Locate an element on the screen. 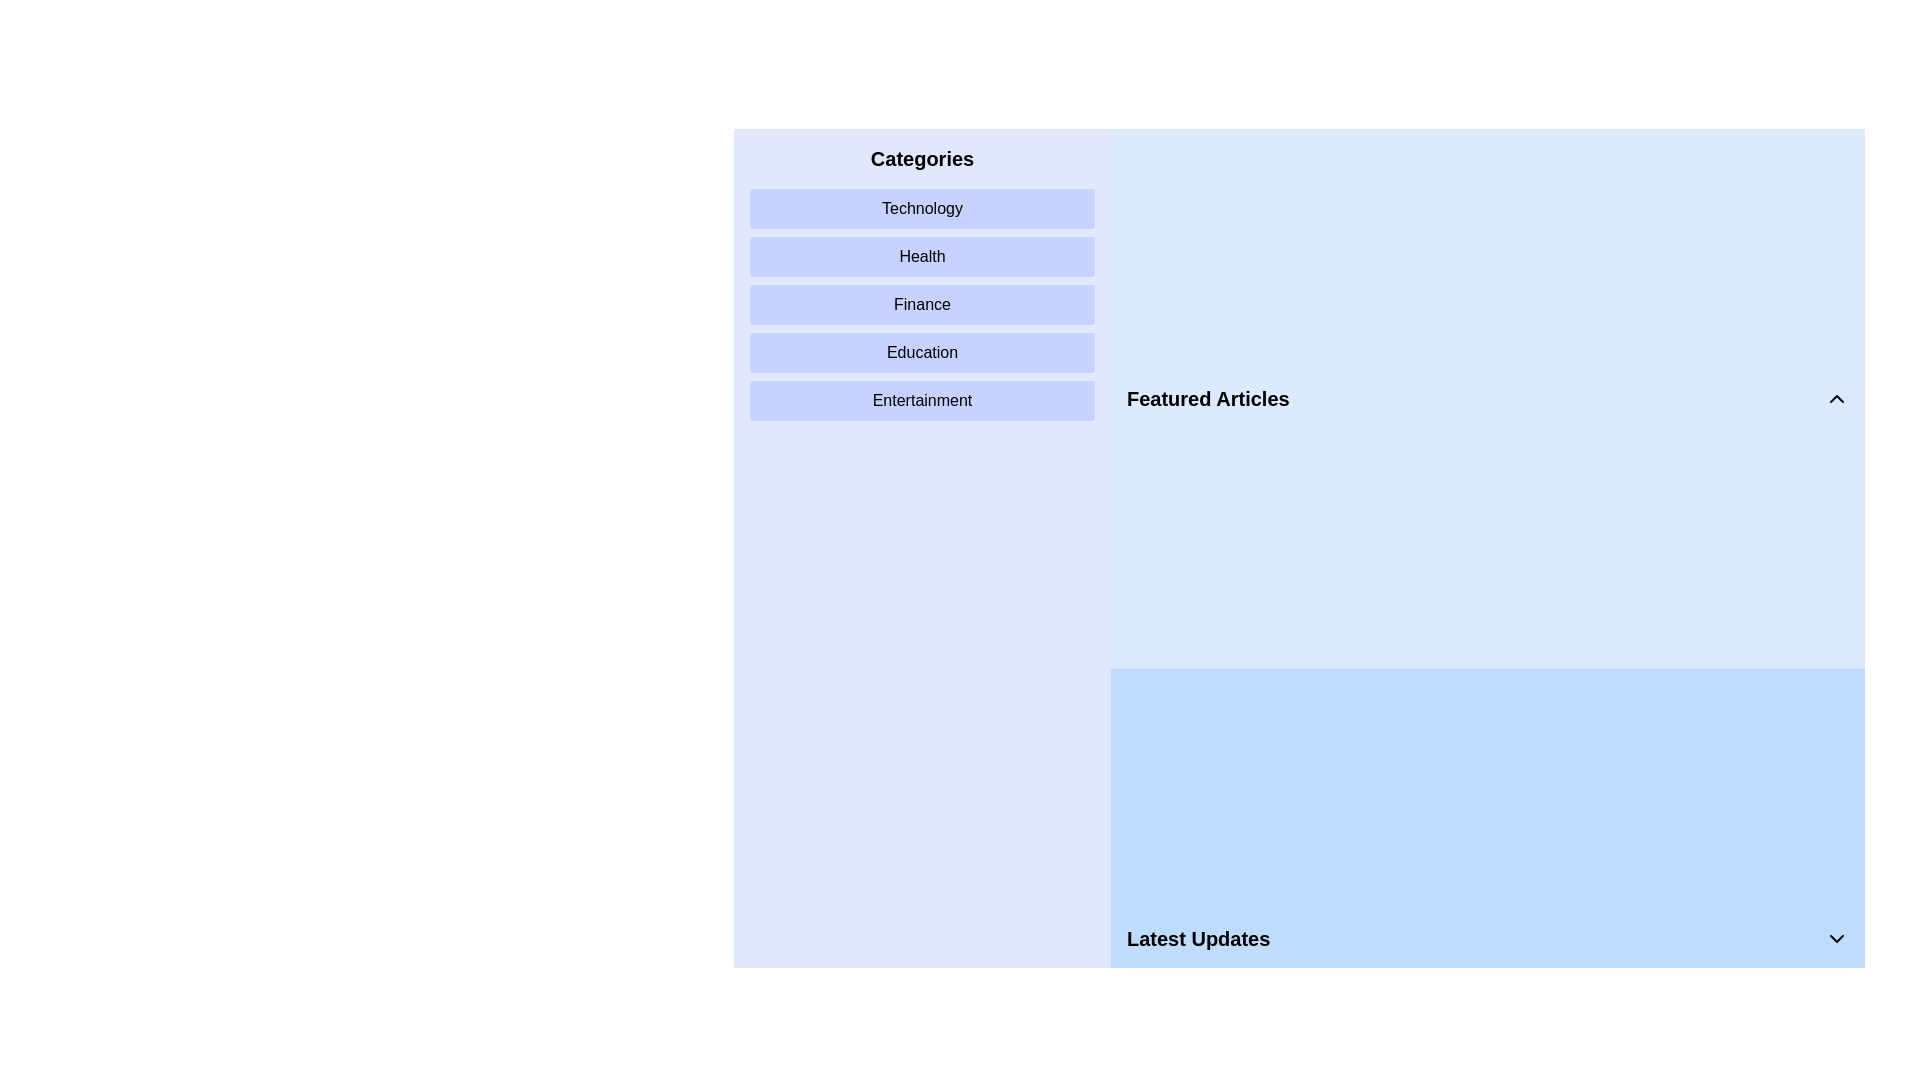  the 'Finance' button, which is the third button in the vertical list under the 'Categories' section, positioned between the 'Health' and 'Education' buttons, to trigger the hover effect is located at coordinates (921, 304).